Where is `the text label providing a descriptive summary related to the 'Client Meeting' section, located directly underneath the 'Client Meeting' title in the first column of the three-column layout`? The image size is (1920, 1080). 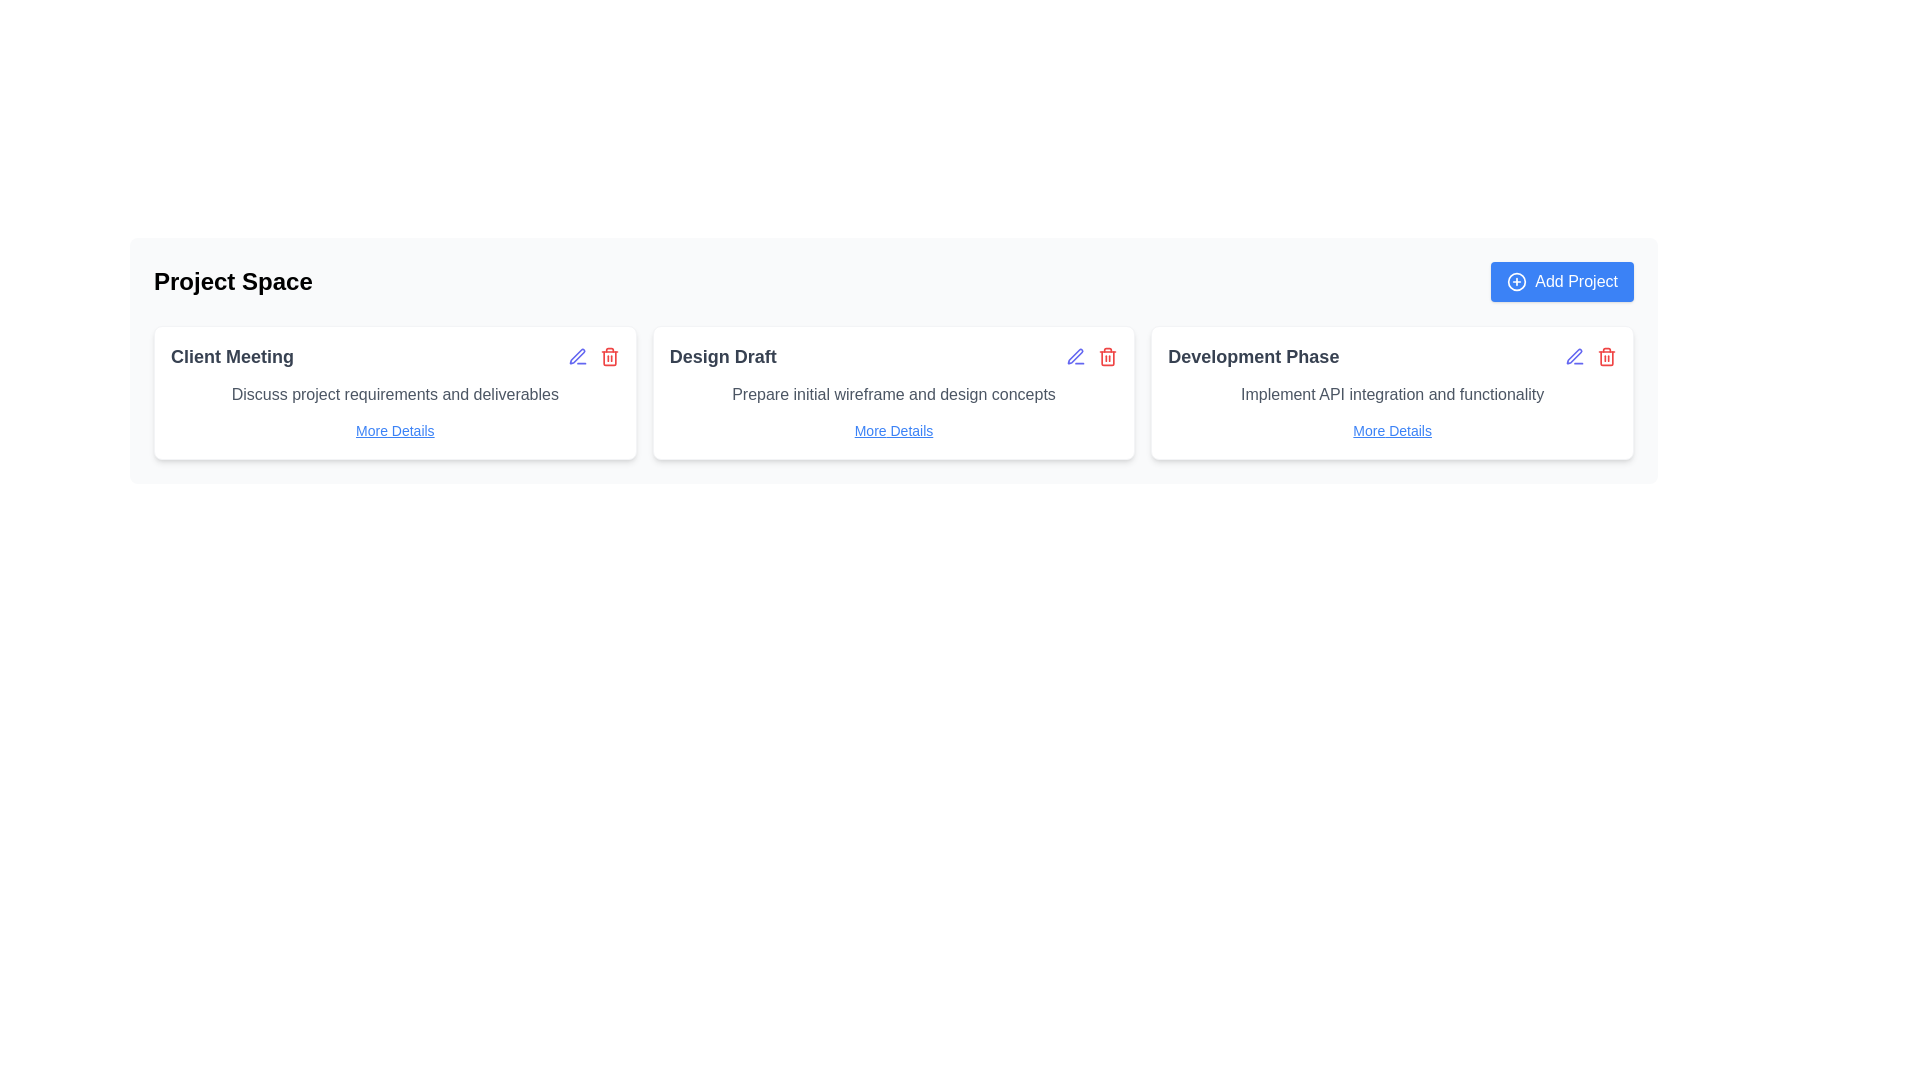
the text label providing a descriptive summary related to the 'Client Meeting' section, located directly underneath the 'Client Meeting' title in the first column of the three-column layout is located at coordinates (395, 394).